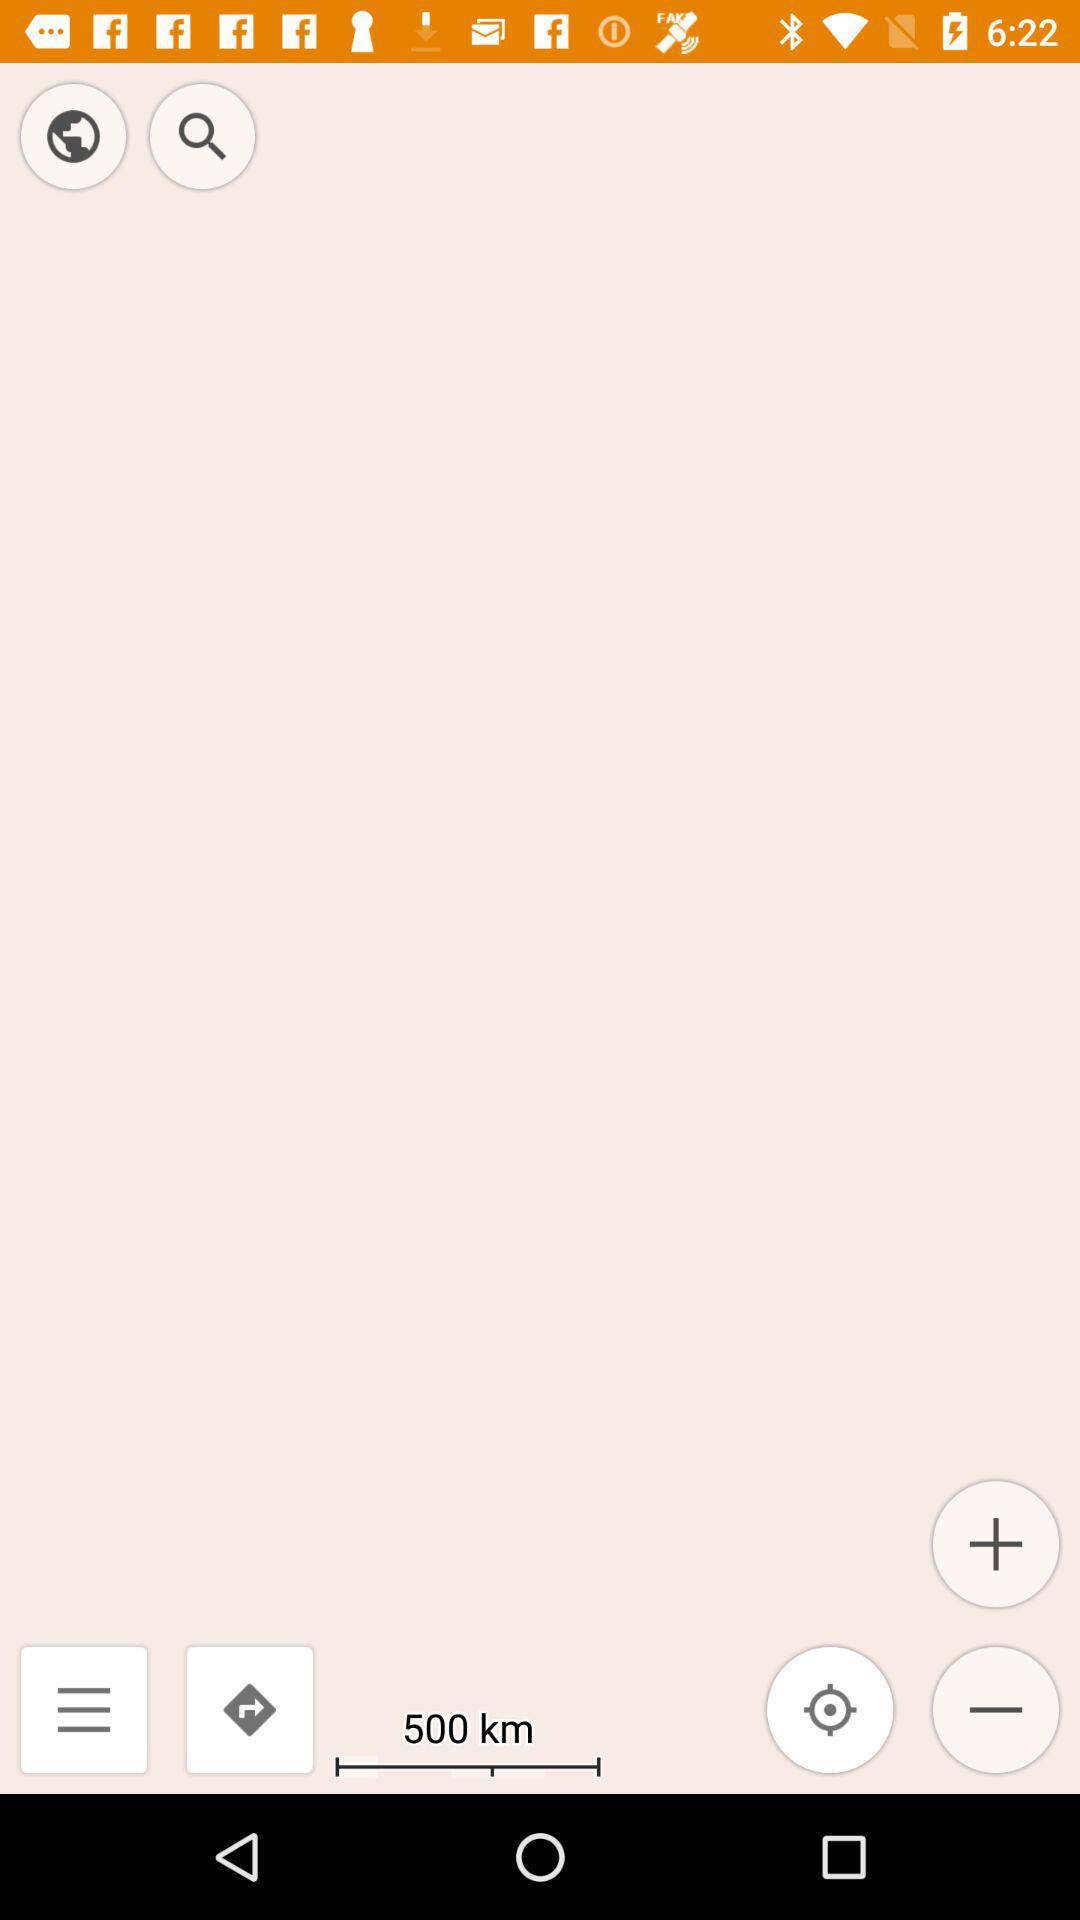 The image size is (1080, 1920). What do you see at coordinates (995, 1543) in the screenshot?
I see `the add icon` at bounding box center [995, 1543].